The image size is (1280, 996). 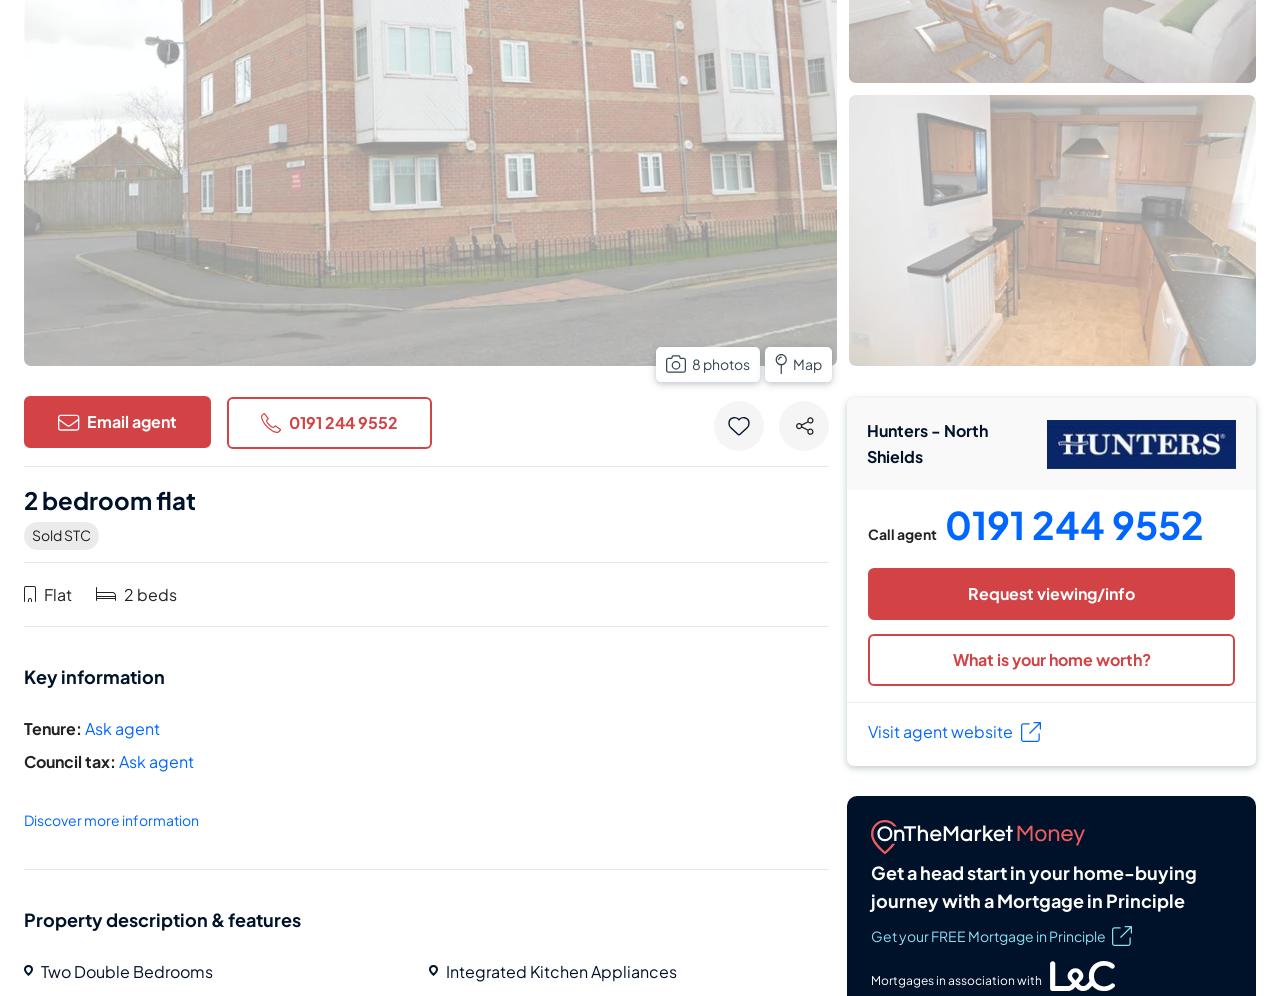 I want to click on '2 bedroom flat', so click(x=108, y=499).